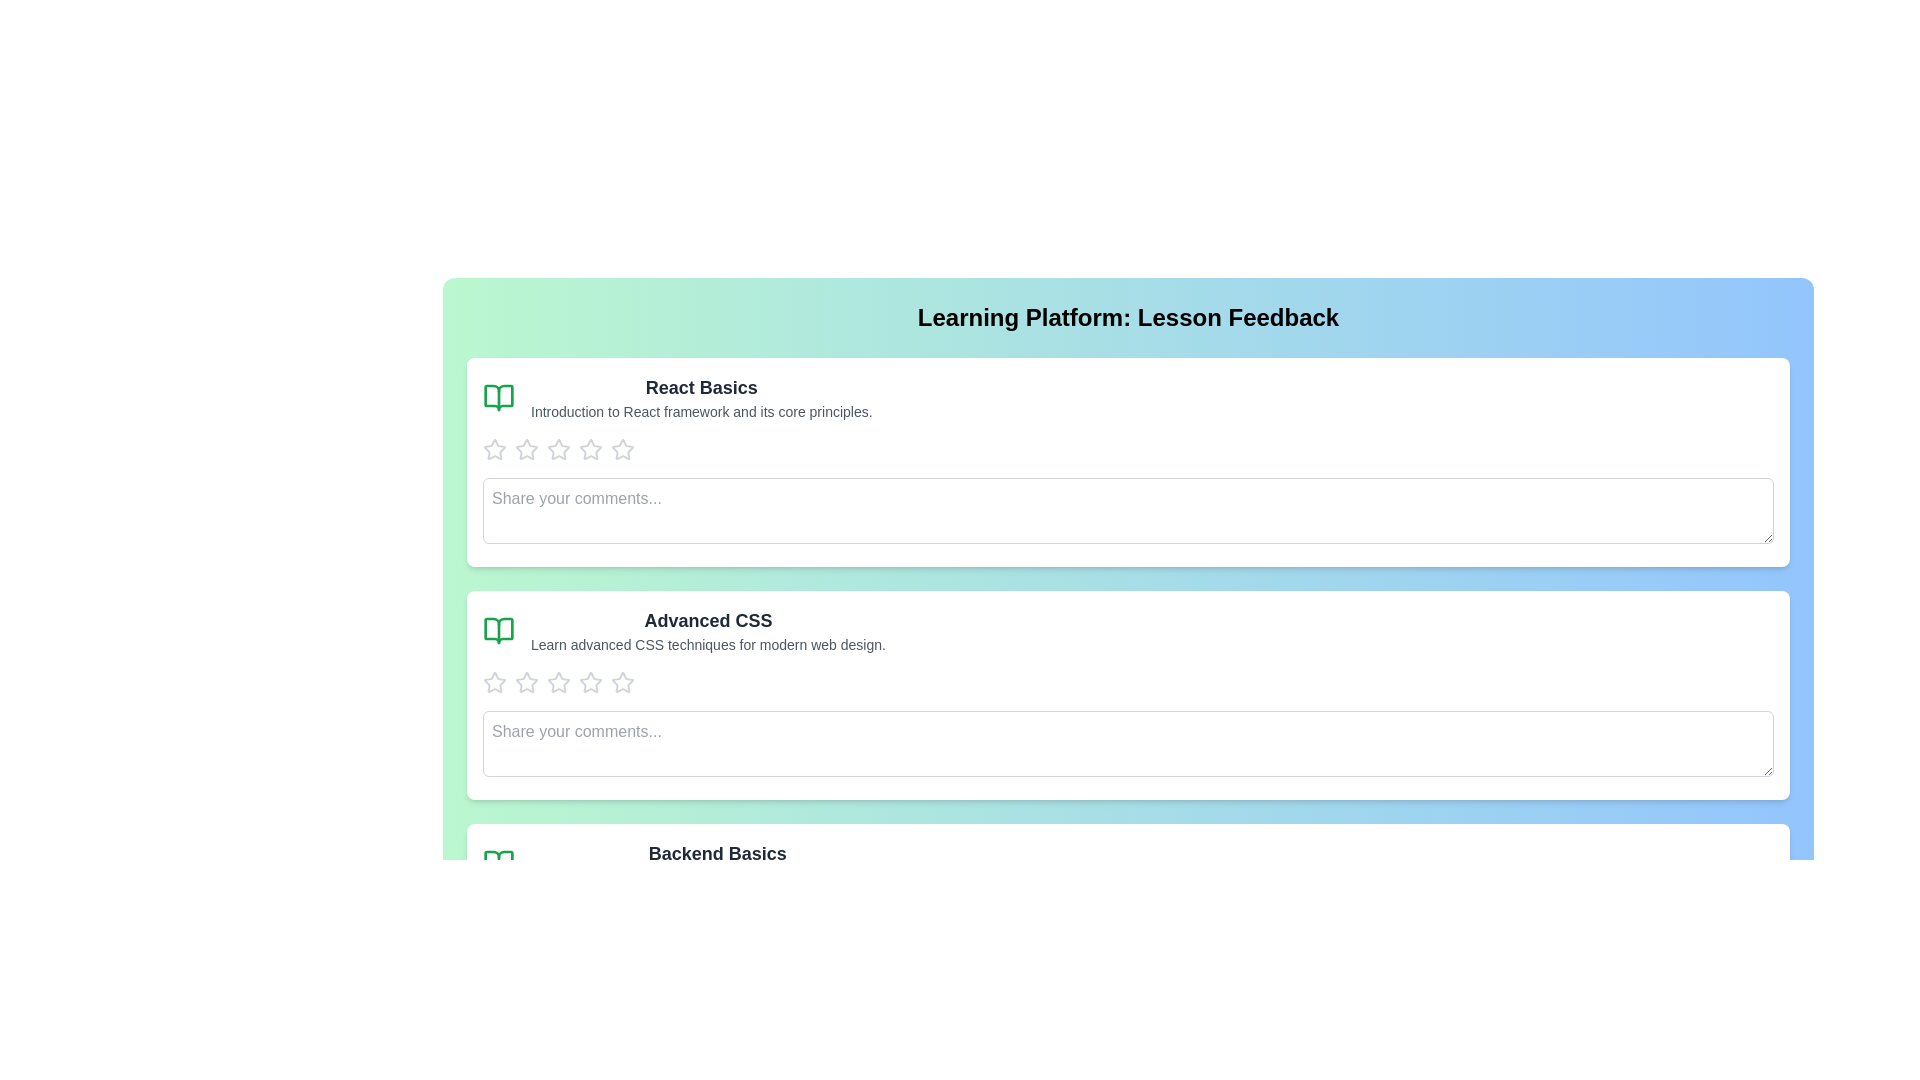 The height and width of the screenshot is (1080, 1920). I want to click on the fourth star icon in the rating system located in the feedback interface for the 'Advanced CSS' section, so click(558, 681).